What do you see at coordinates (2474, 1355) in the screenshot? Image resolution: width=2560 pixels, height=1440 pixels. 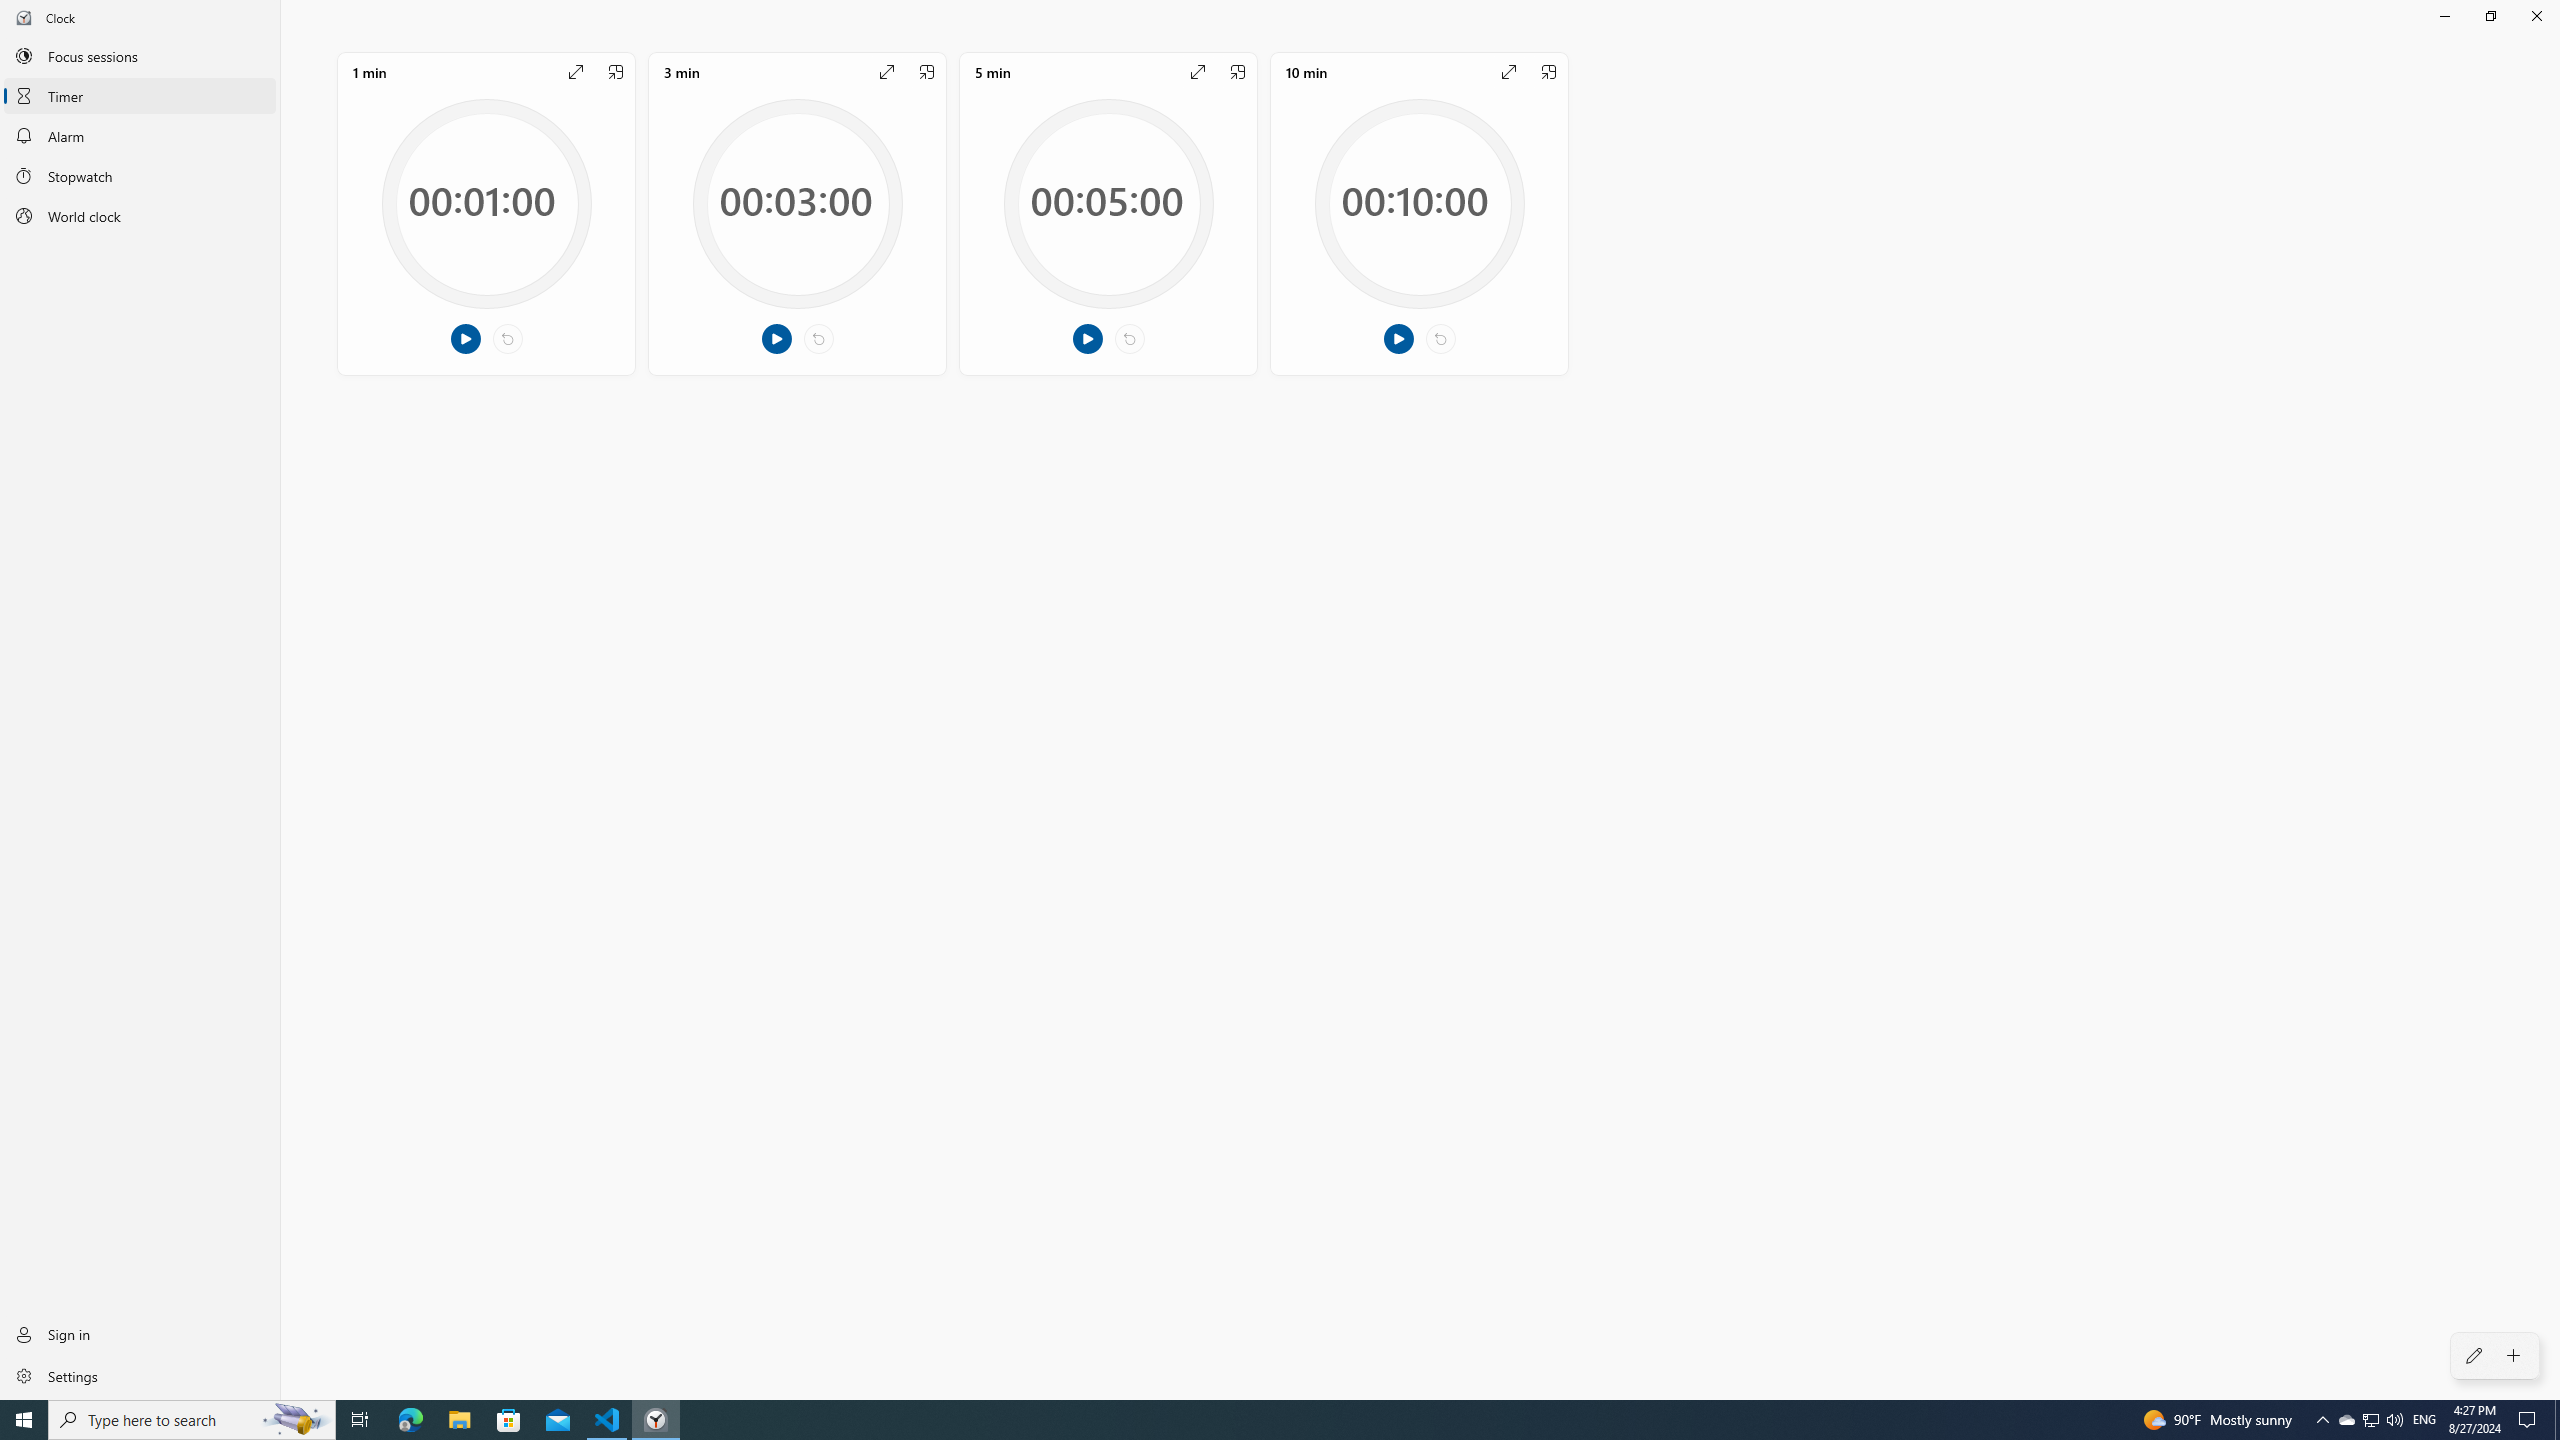 I see `'Edit timer'` at bounding box center [2474, 1355].